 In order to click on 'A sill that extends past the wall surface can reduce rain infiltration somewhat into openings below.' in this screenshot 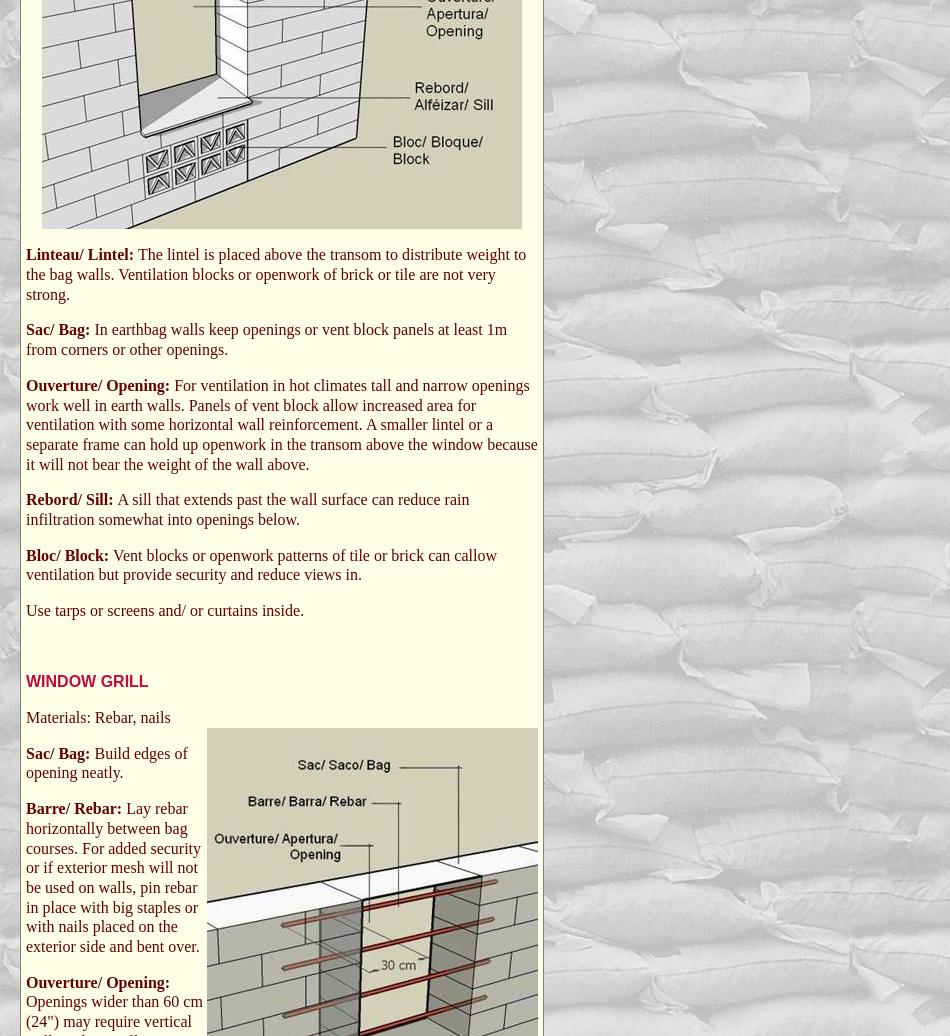, I will do `click(246, 508)`.